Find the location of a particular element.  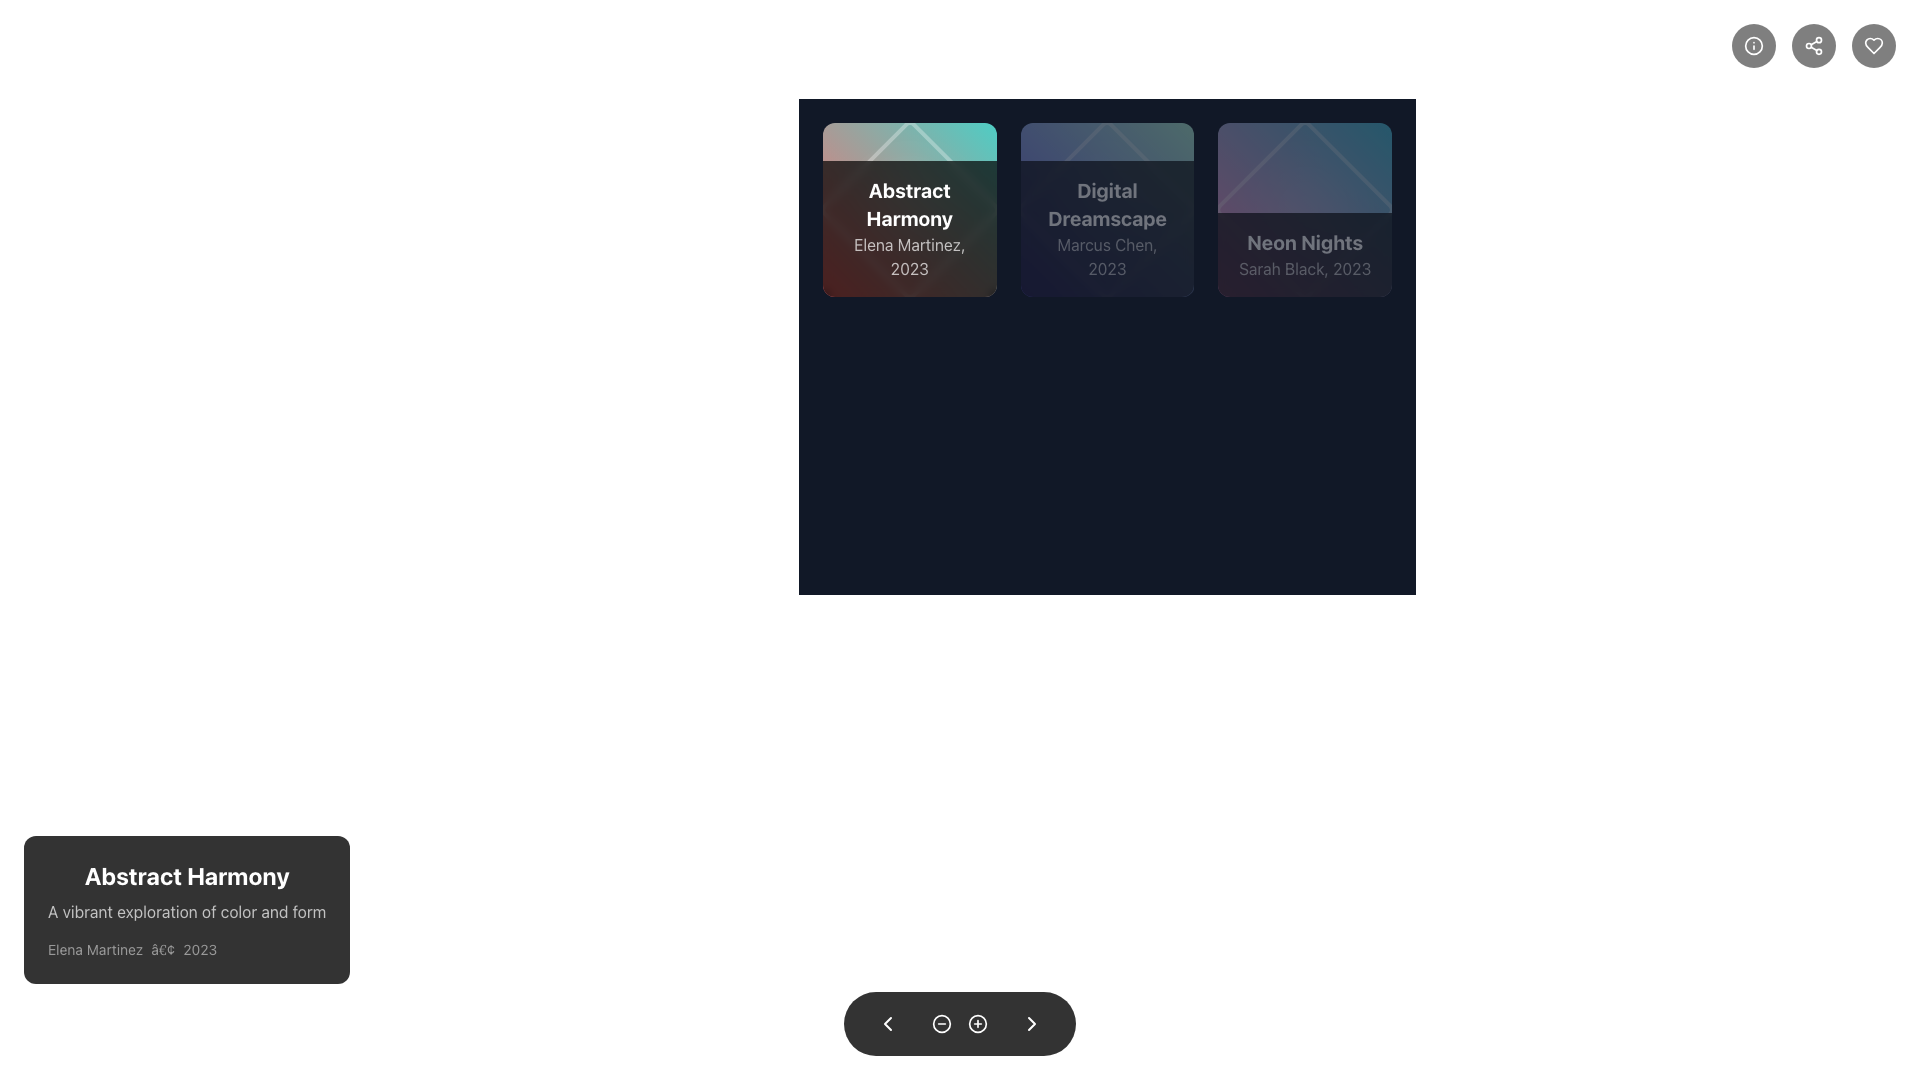

text label that provides the name of the creator and year associated with the 'Neon Nights' card, which is positioned within a dark rectangle at the bottom of the card, beneath its heading is located at coordinates (1305, 267).